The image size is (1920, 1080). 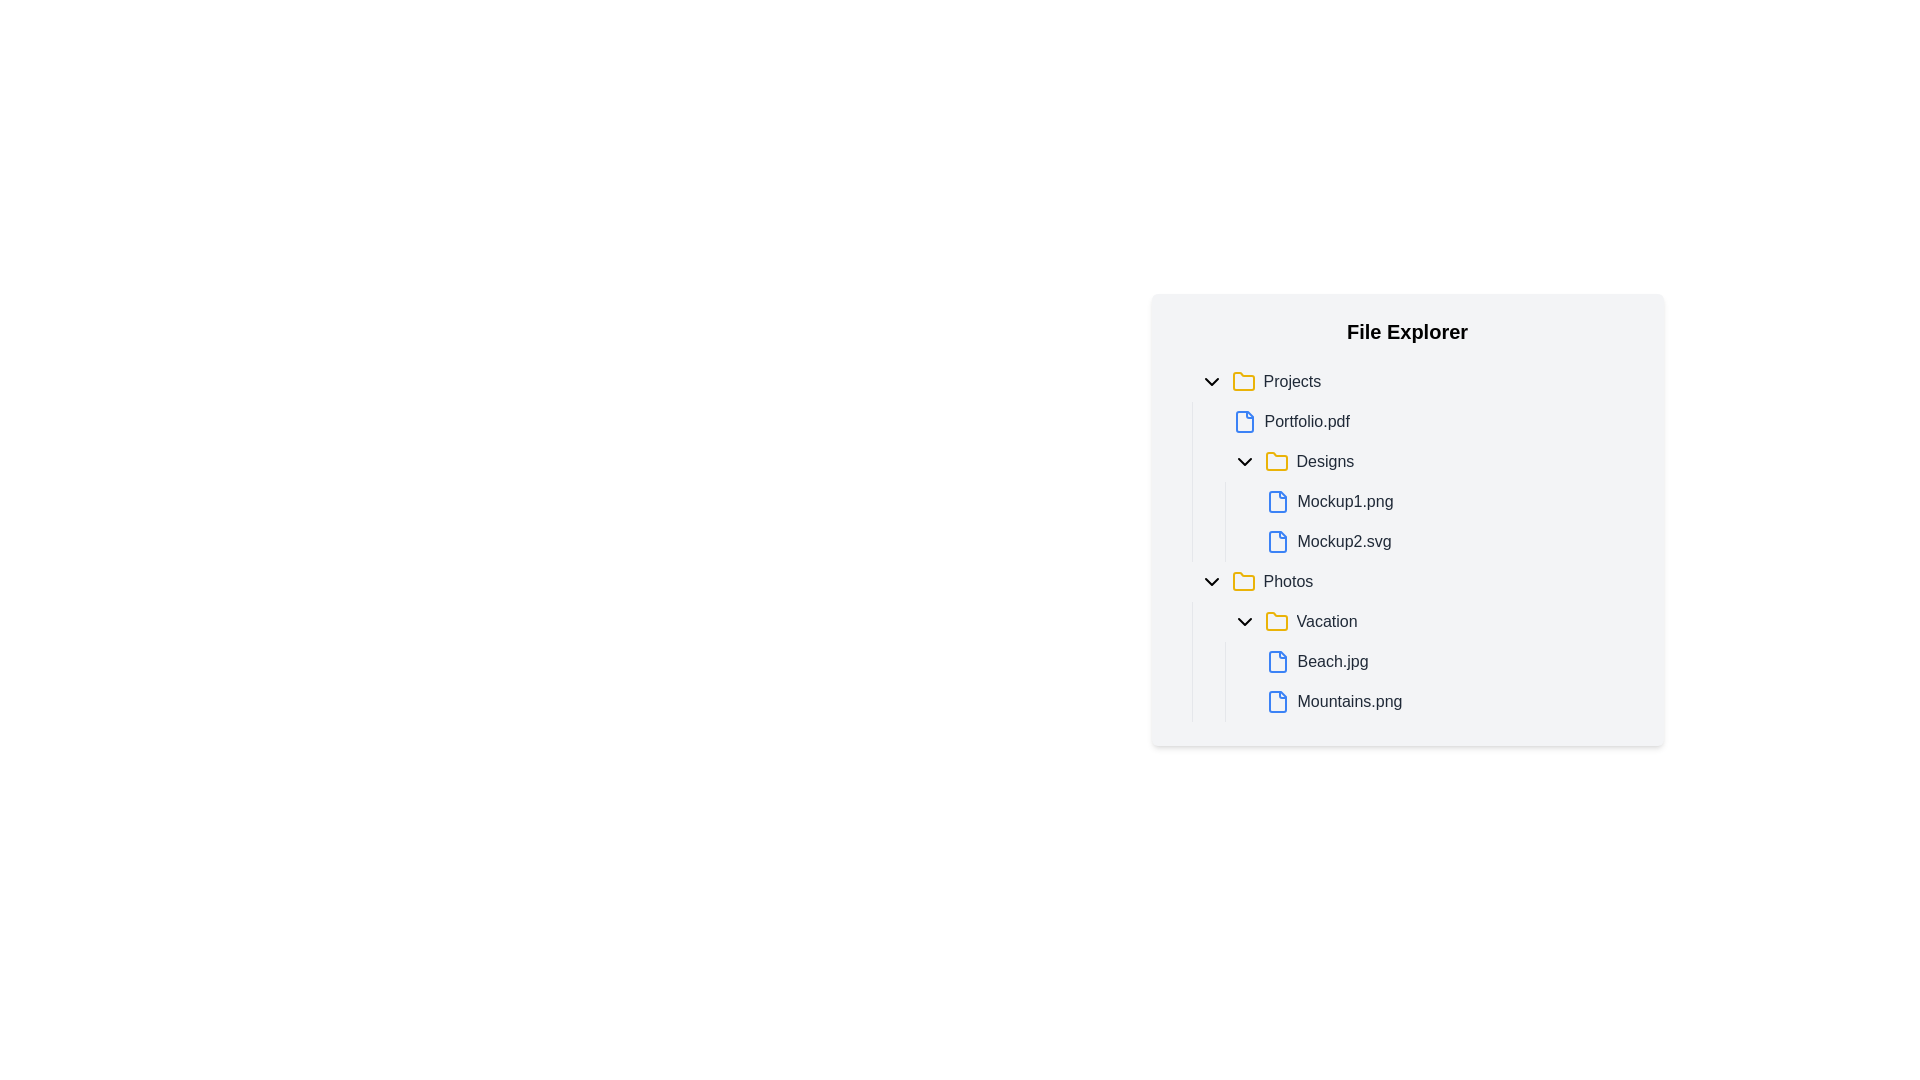 What do you see at coordinates (1275, 620) in the screenshot?
I see `the yellow folder icon representing the 'Vacation' folder in the 'File Explorer' interface` at bounding box center [1275, 620].